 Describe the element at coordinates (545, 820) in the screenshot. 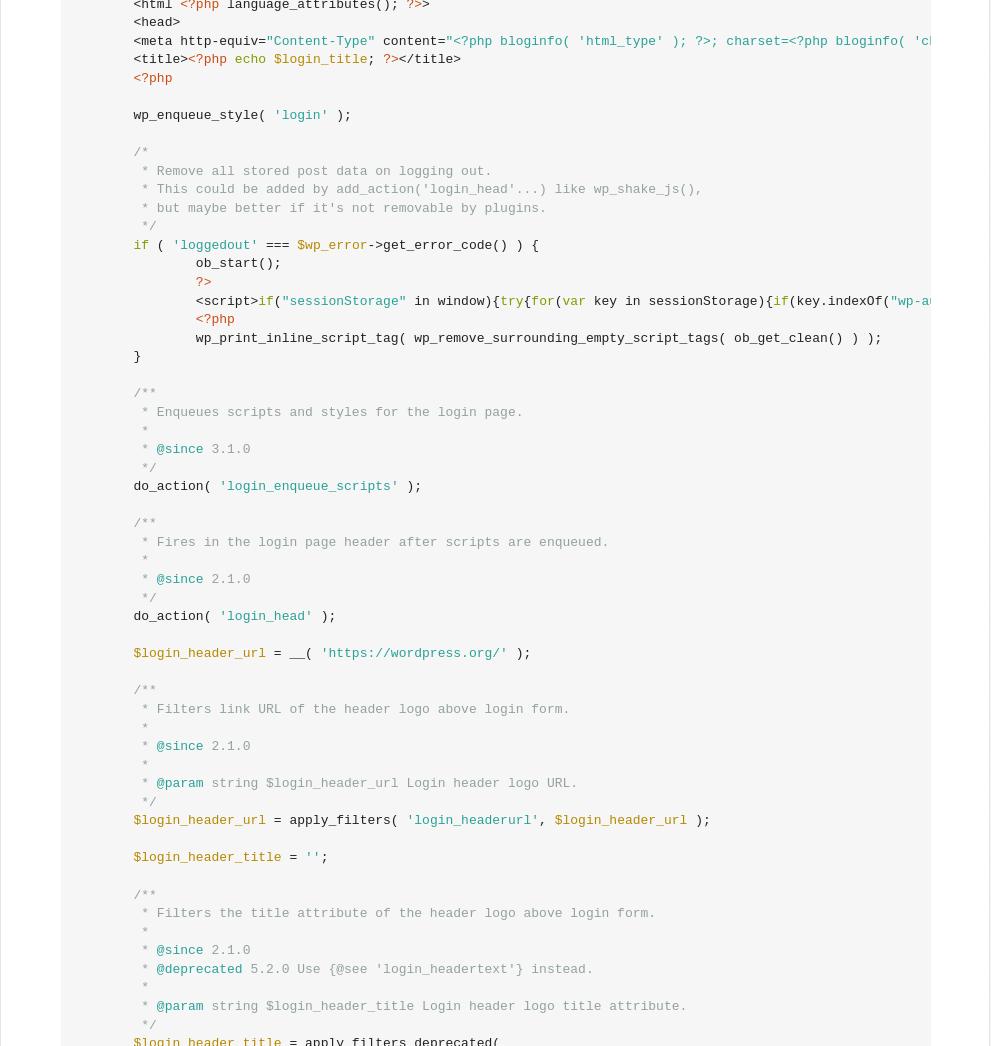

I see `','` at that location.